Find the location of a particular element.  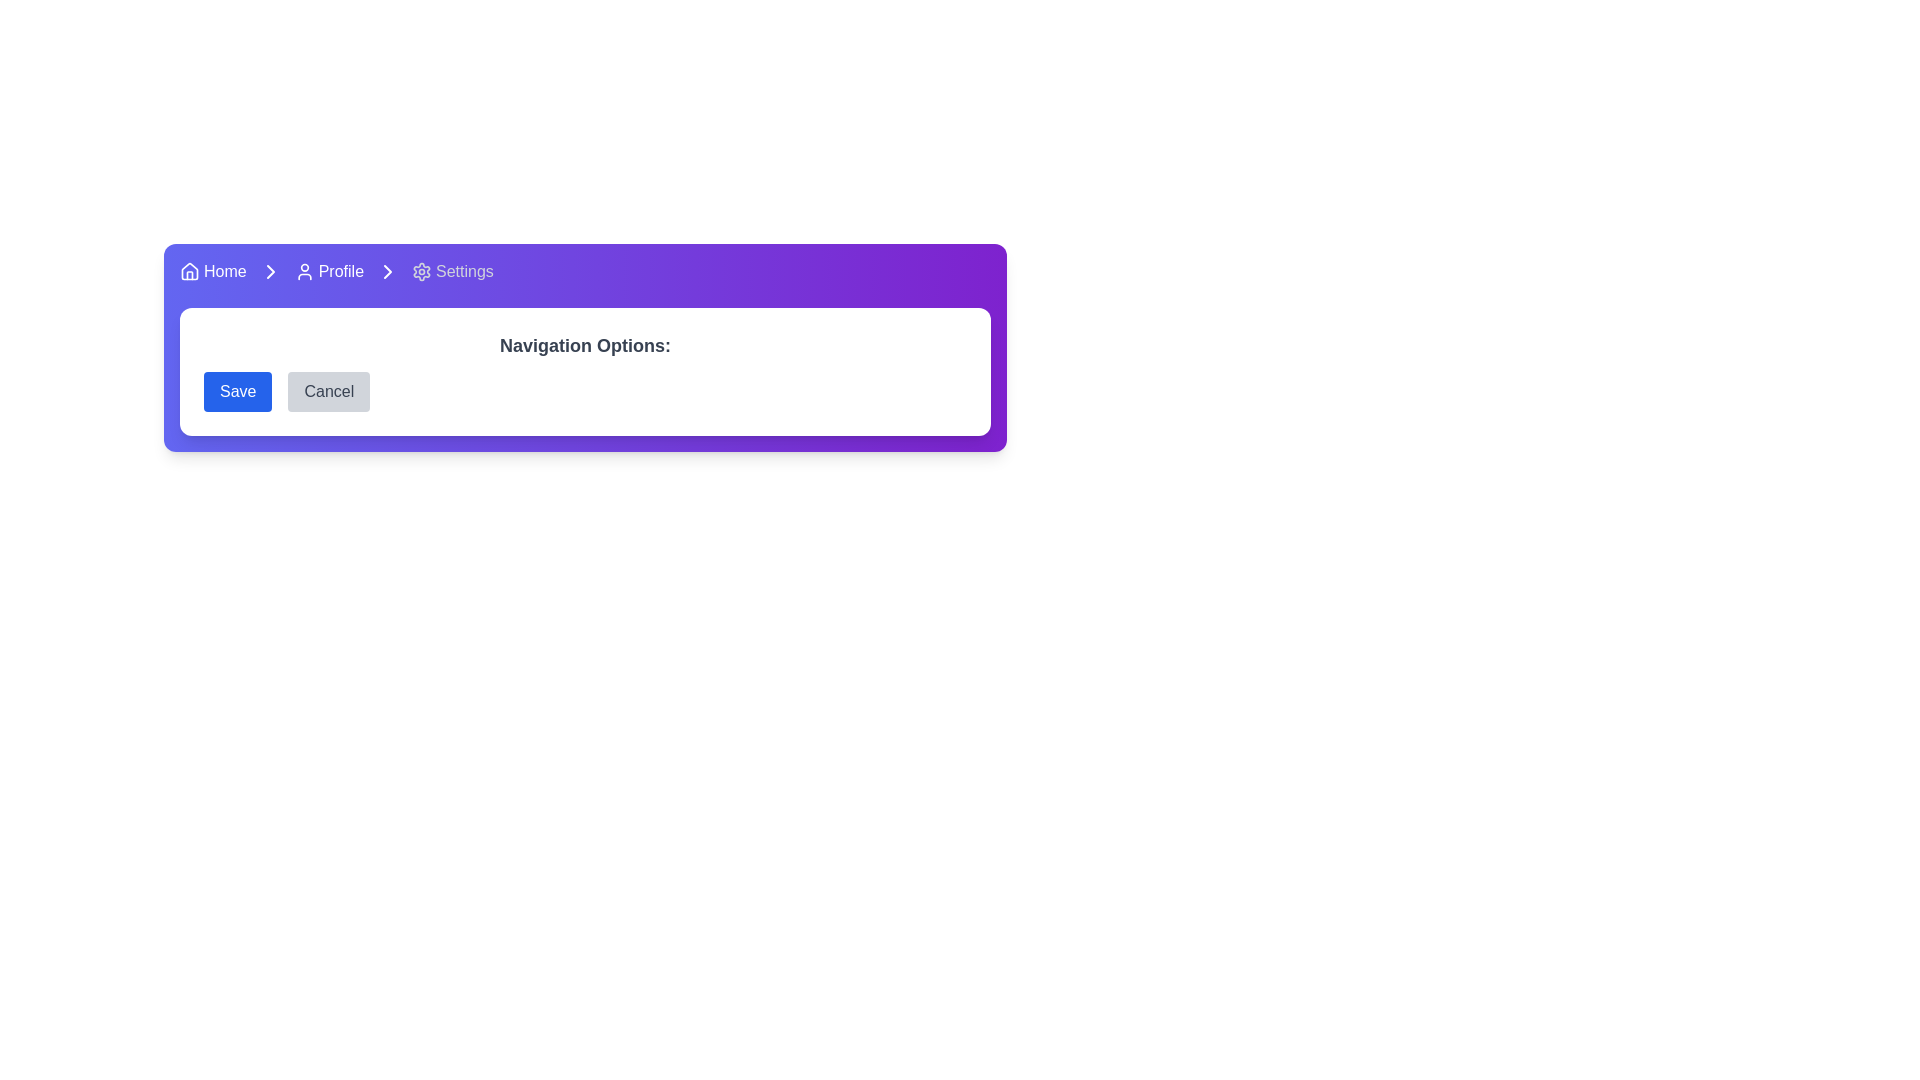

the chevron-right icon located in the navigation bar, which follows the 'Profile' button and precedes the 'Settings' button, indicating a navigational separation is located at coordinates (388, 272).